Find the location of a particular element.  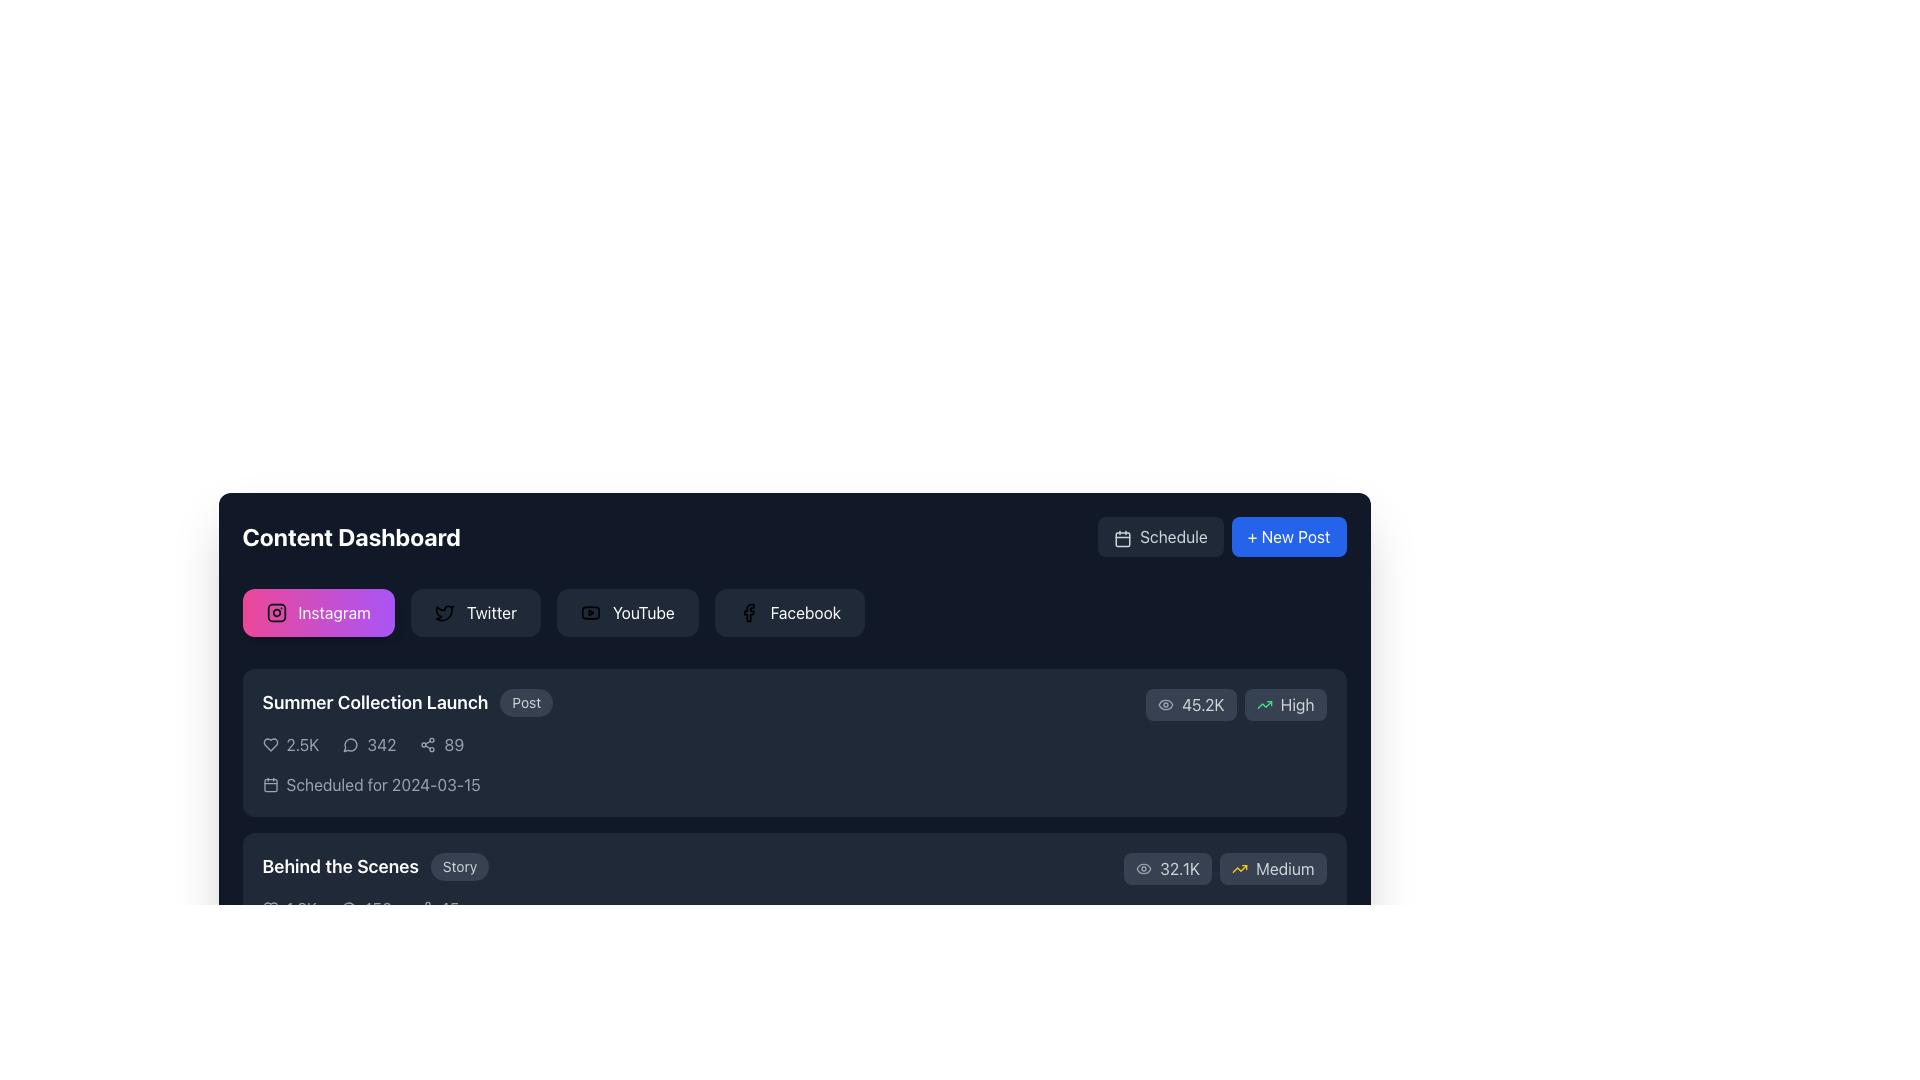

the green upward-trending arrow icon that is part of the 'High' label in gray text, located within a rounded rectangle in gray background is located at coordinates (1263, 704).